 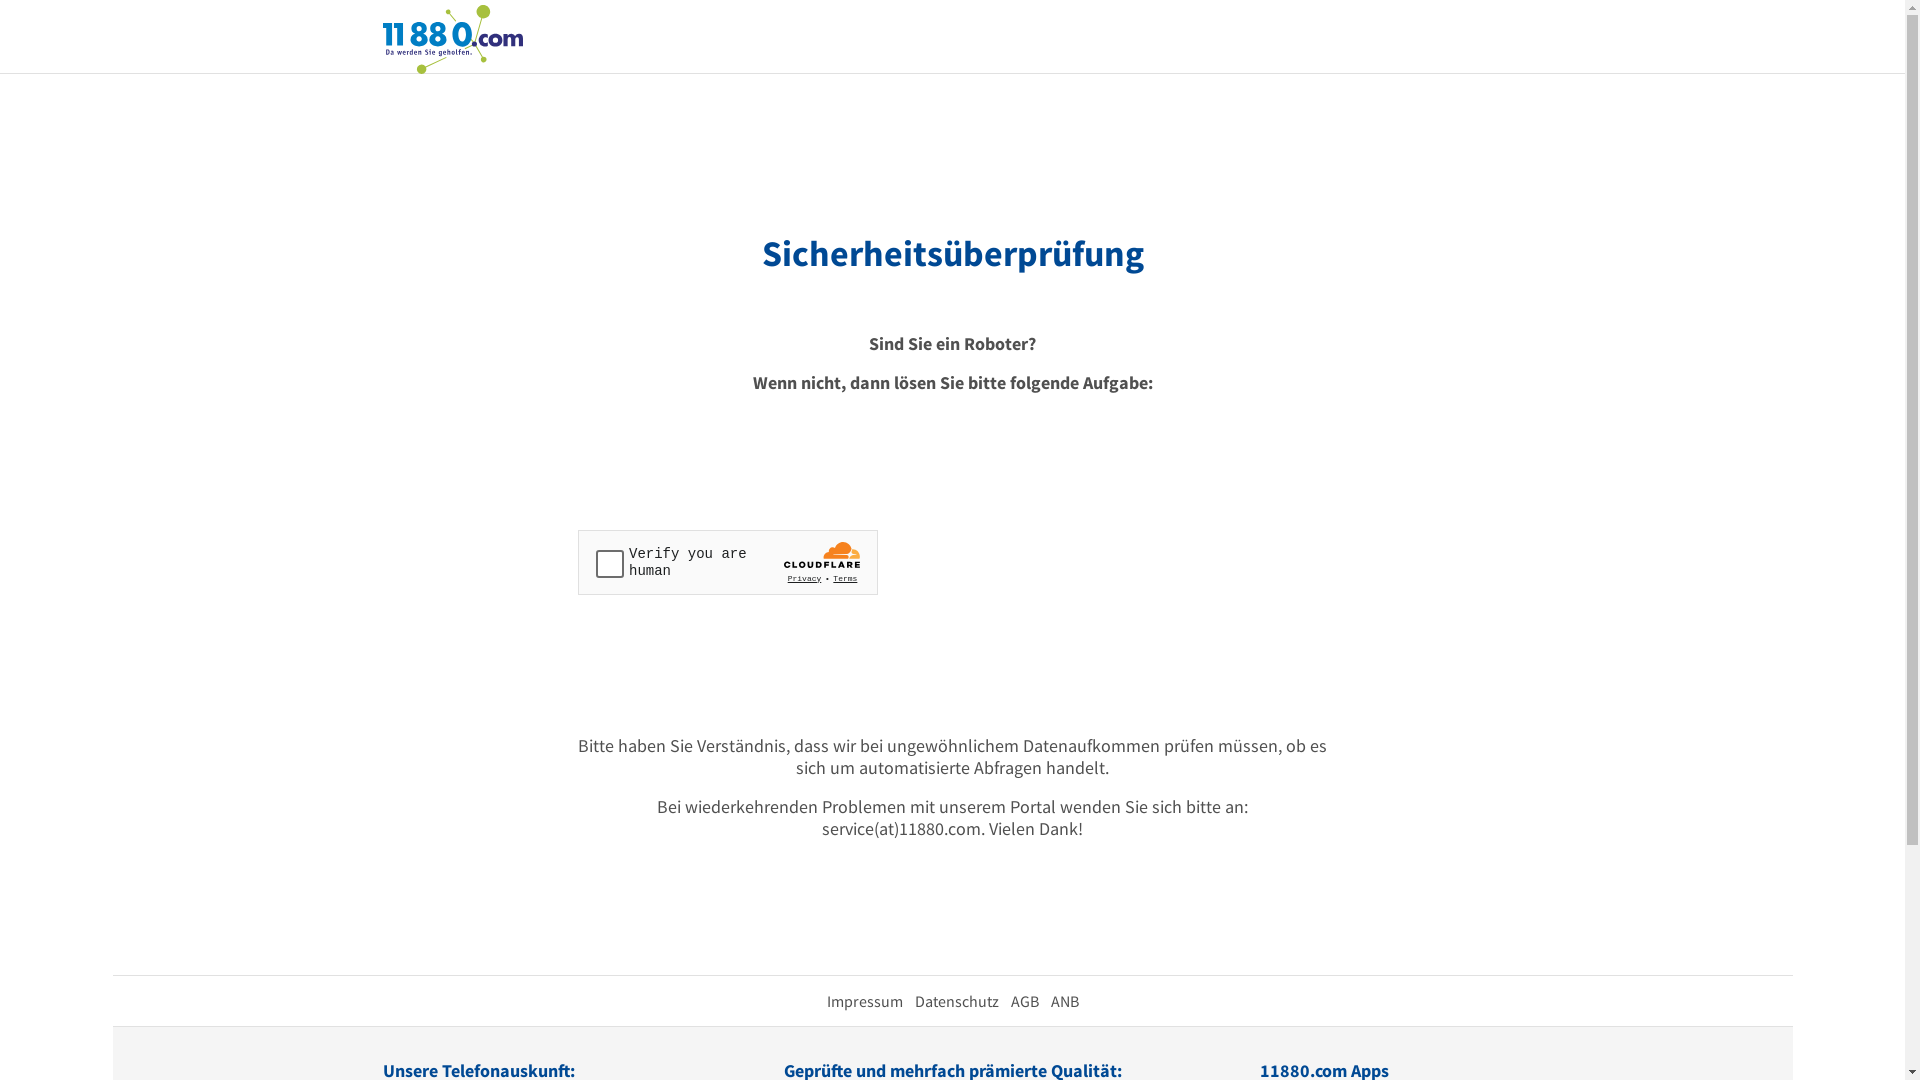 I want to click on 'AGB', so click(x=1009, y=1001).